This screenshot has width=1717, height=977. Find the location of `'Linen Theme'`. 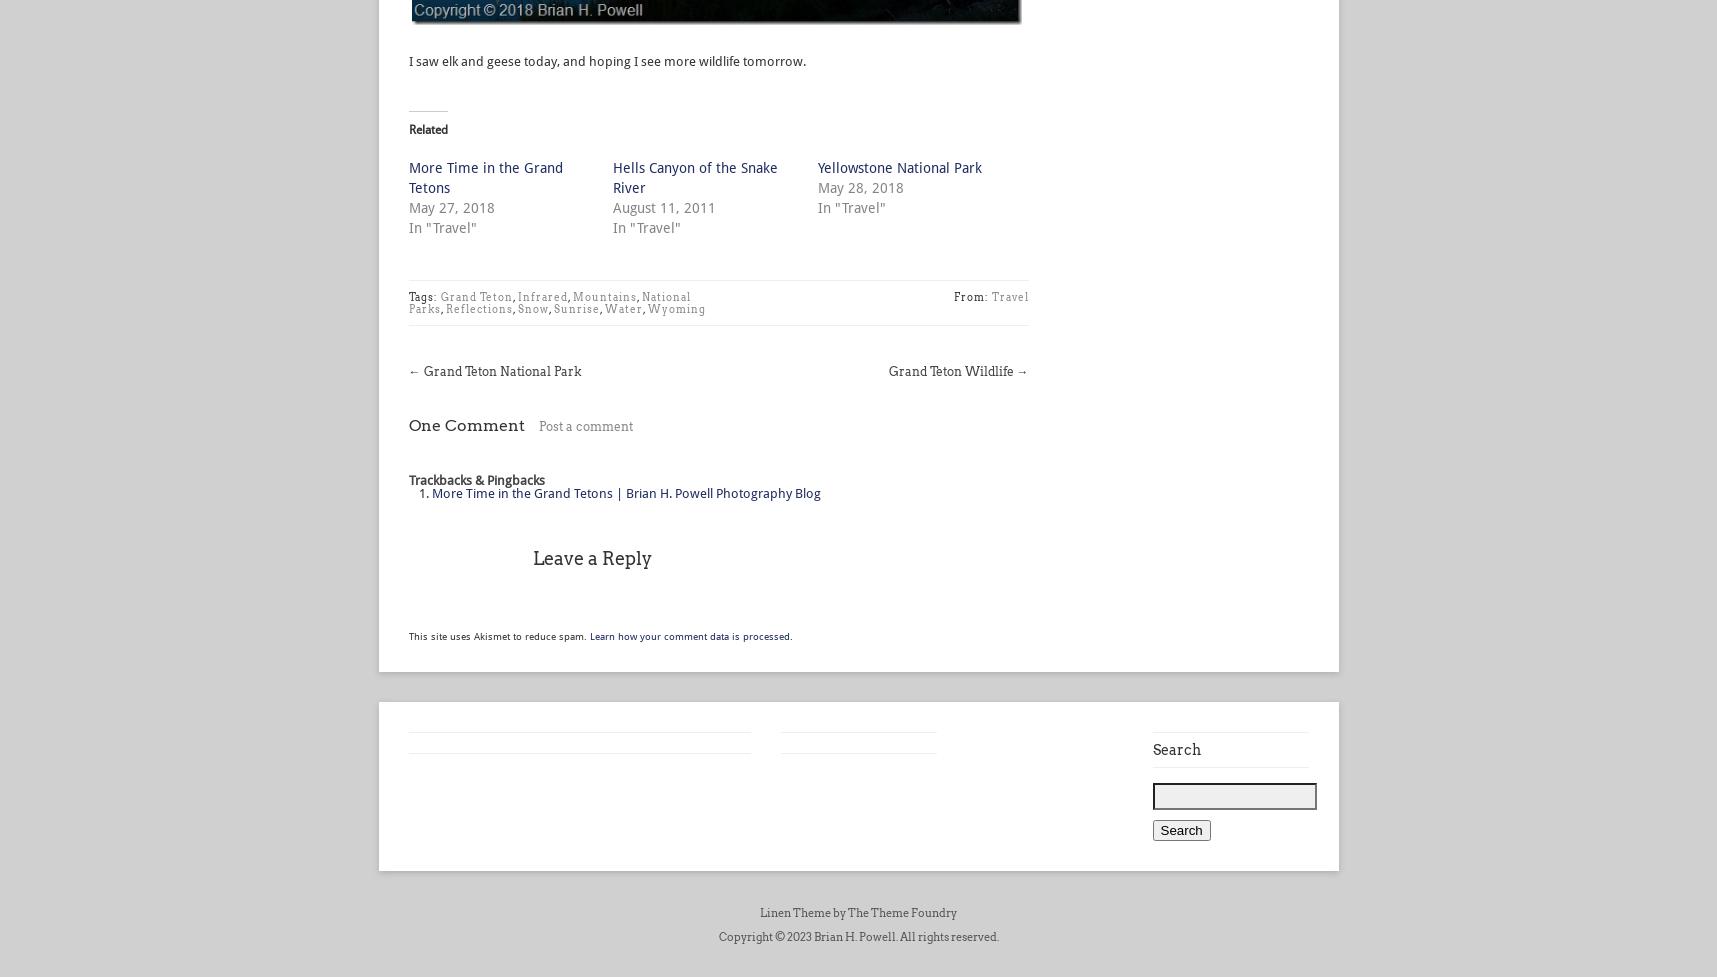

'Linen Theme' is located at coordinates (794, 912).